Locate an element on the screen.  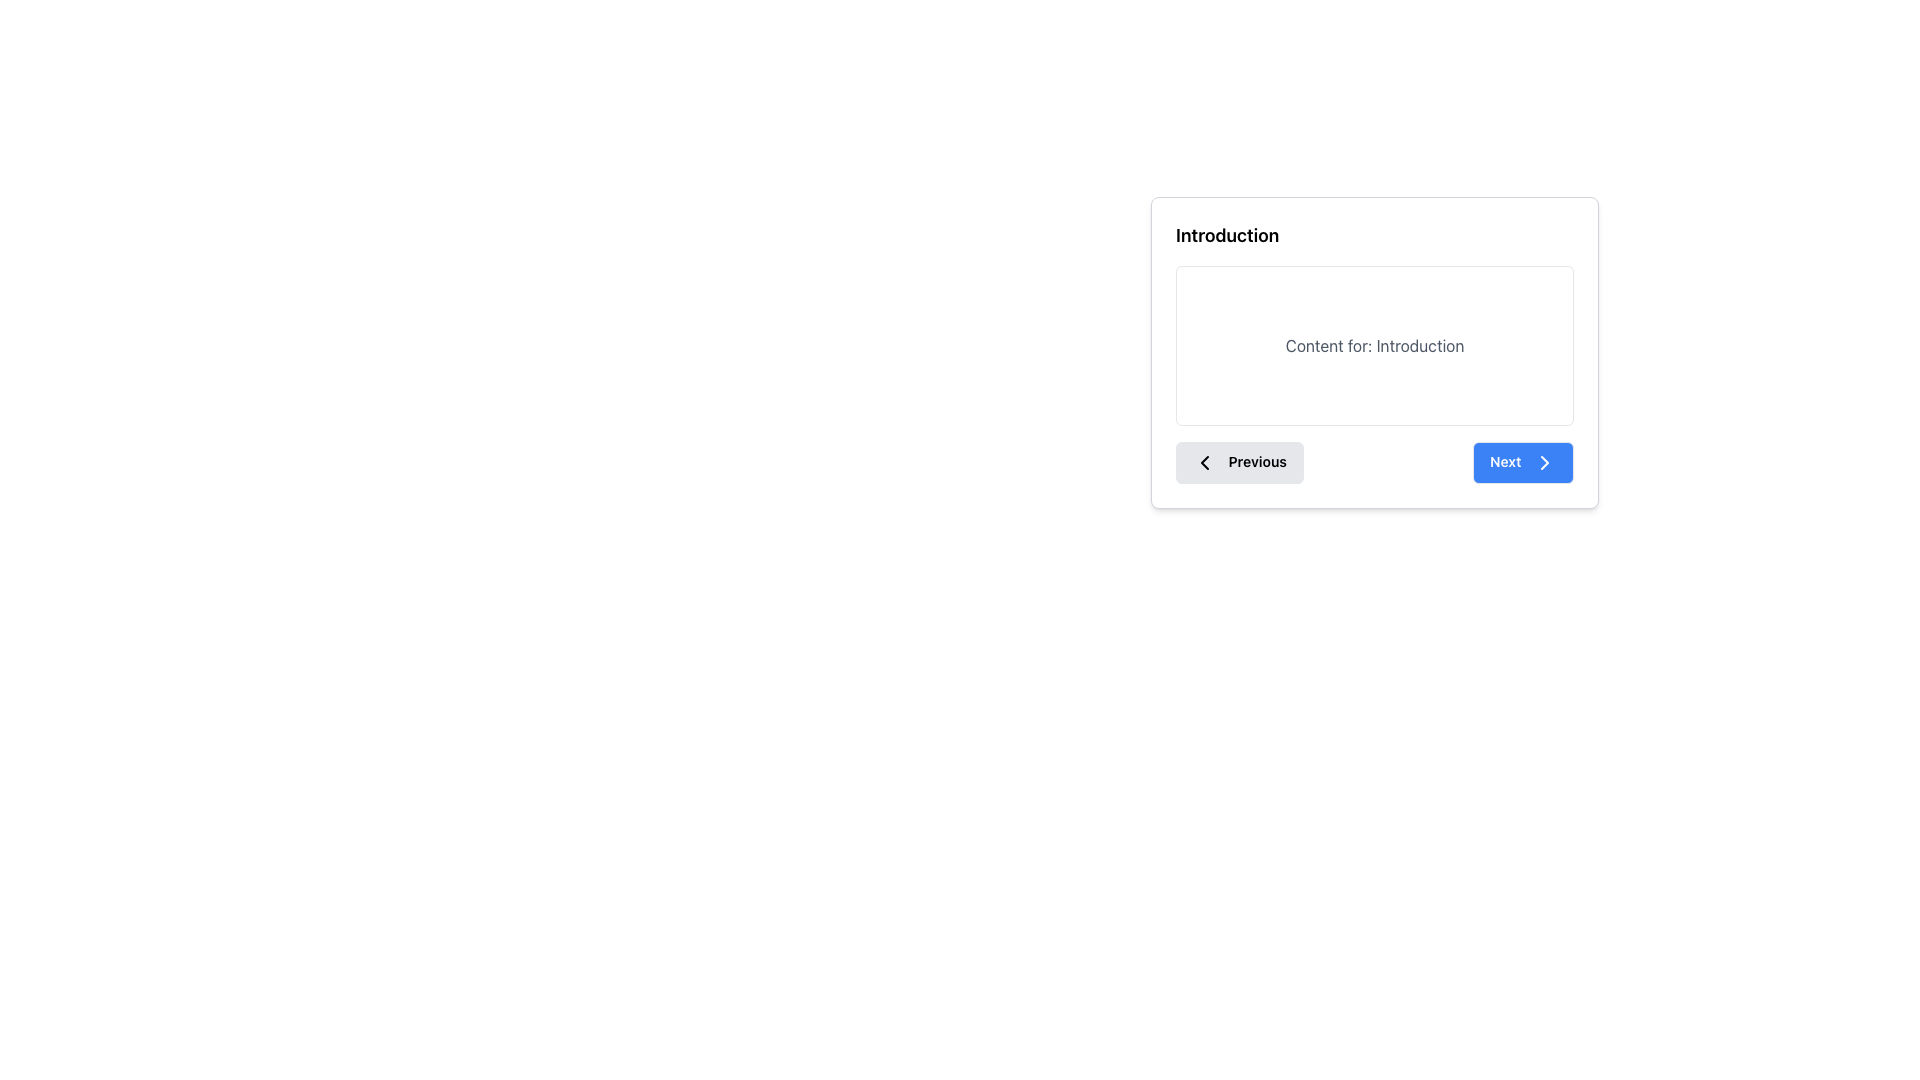
the 'Previous' button, which is a rectangular button with rounded corners, containing the text 'Previous' and a left-pointing Chevron icon, located at the bottom of the card interface is located at coordinates (1238, 462).